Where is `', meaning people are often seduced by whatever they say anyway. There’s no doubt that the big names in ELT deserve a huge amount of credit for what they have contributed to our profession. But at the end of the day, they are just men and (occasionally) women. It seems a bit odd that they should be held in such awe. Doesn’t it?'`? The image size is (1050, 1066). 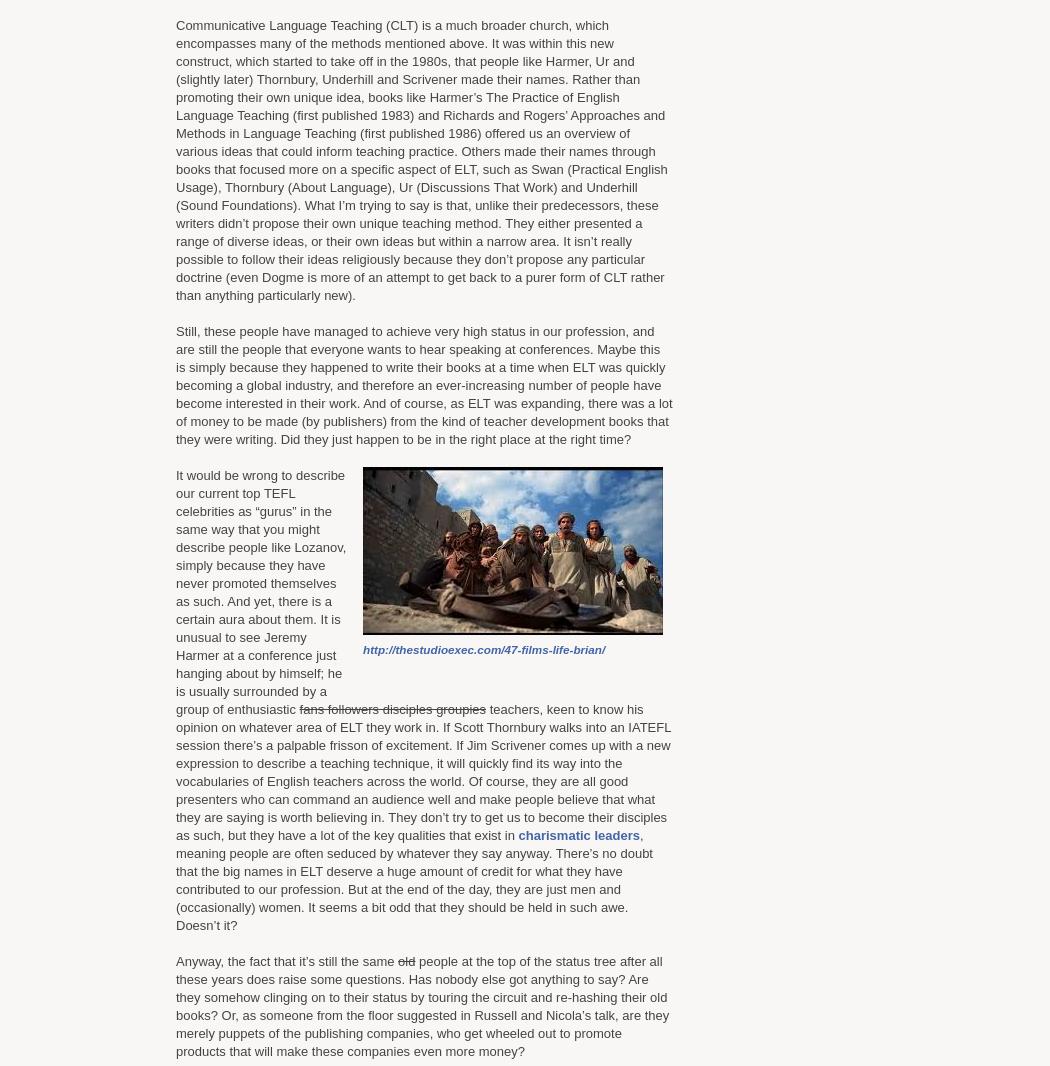 ', meaning people are often seduced by whatever they say anyway. There’s no doubt that the big names in ELT deserve a huge amount of credit for what they have contributed to our profession. But at the end of the day, they are just men and (occasionally) women. It seems a bit odd that they should be held in such awe. Doesn’t it?' is located at coordinates (413, 880).